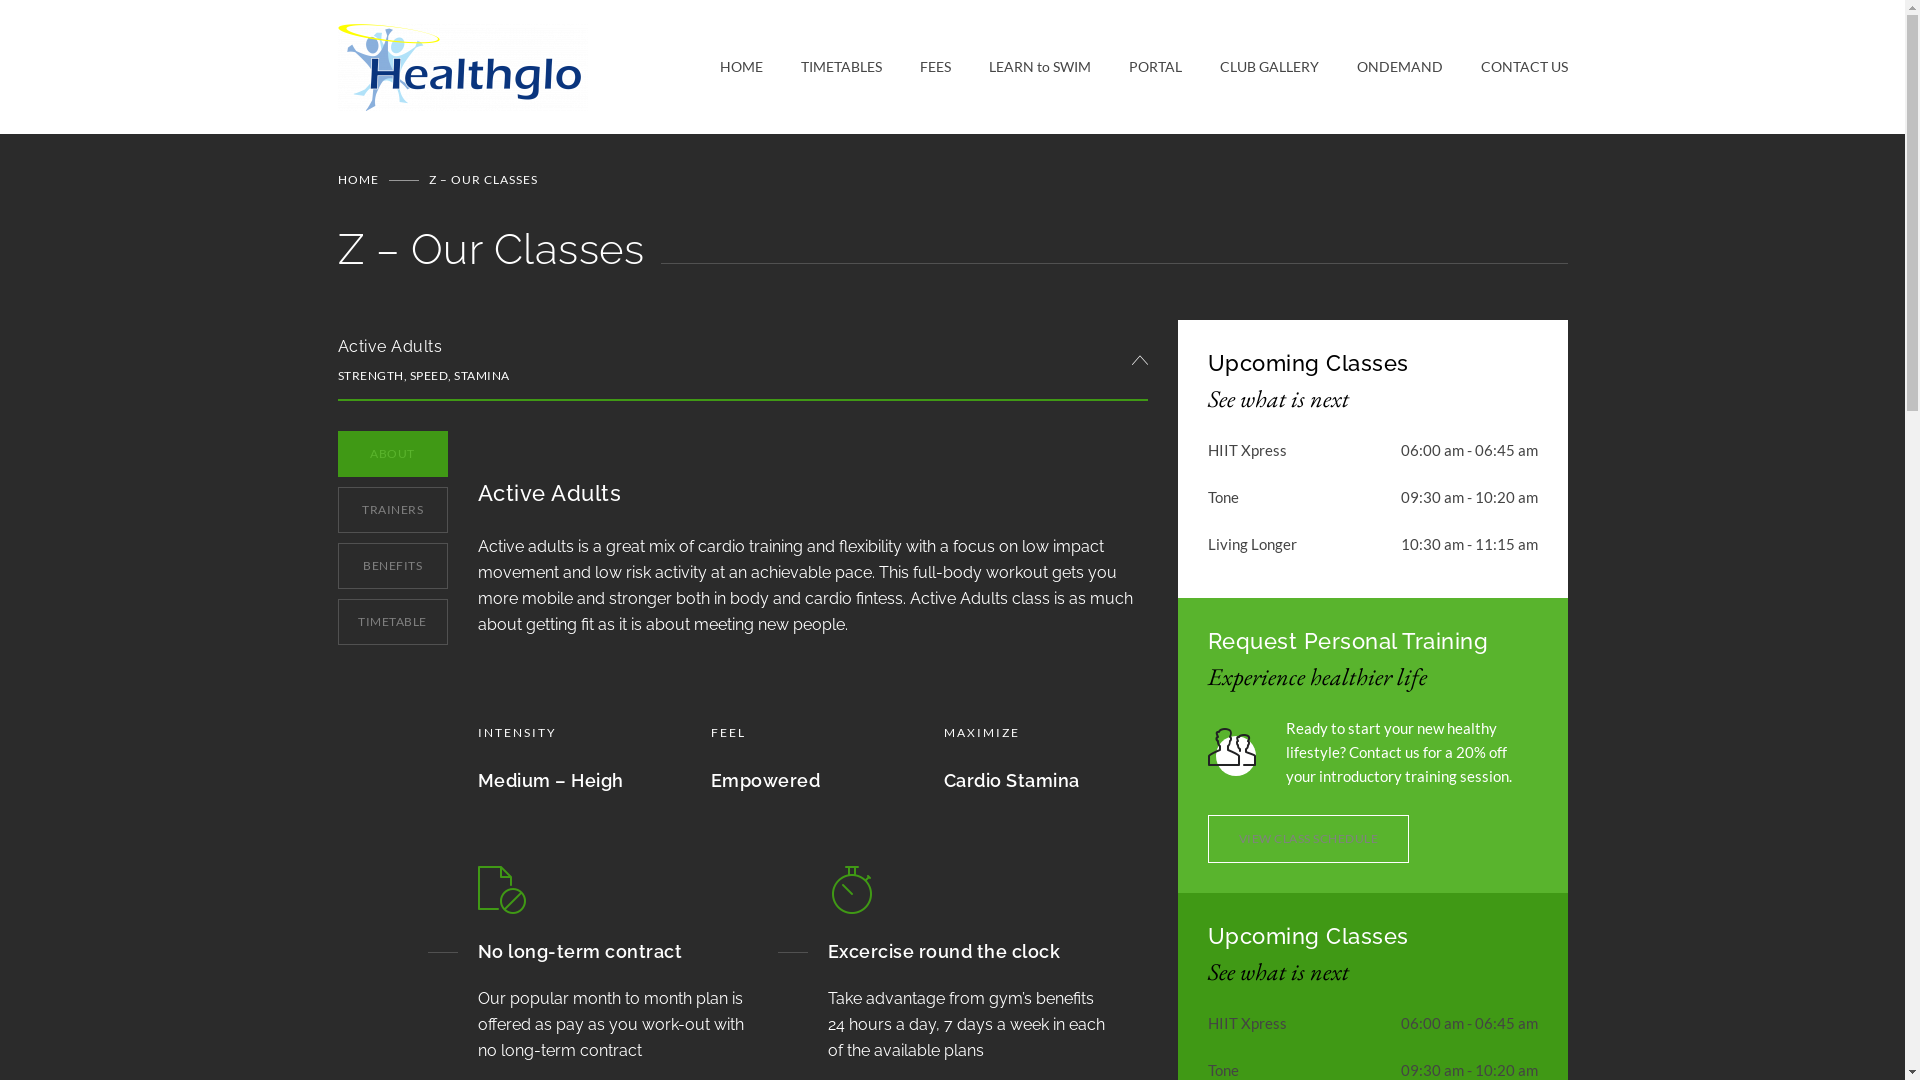 The height and width of the screenshot is (1080, 1920). I want to click on 'FEES', so click(915, 65).